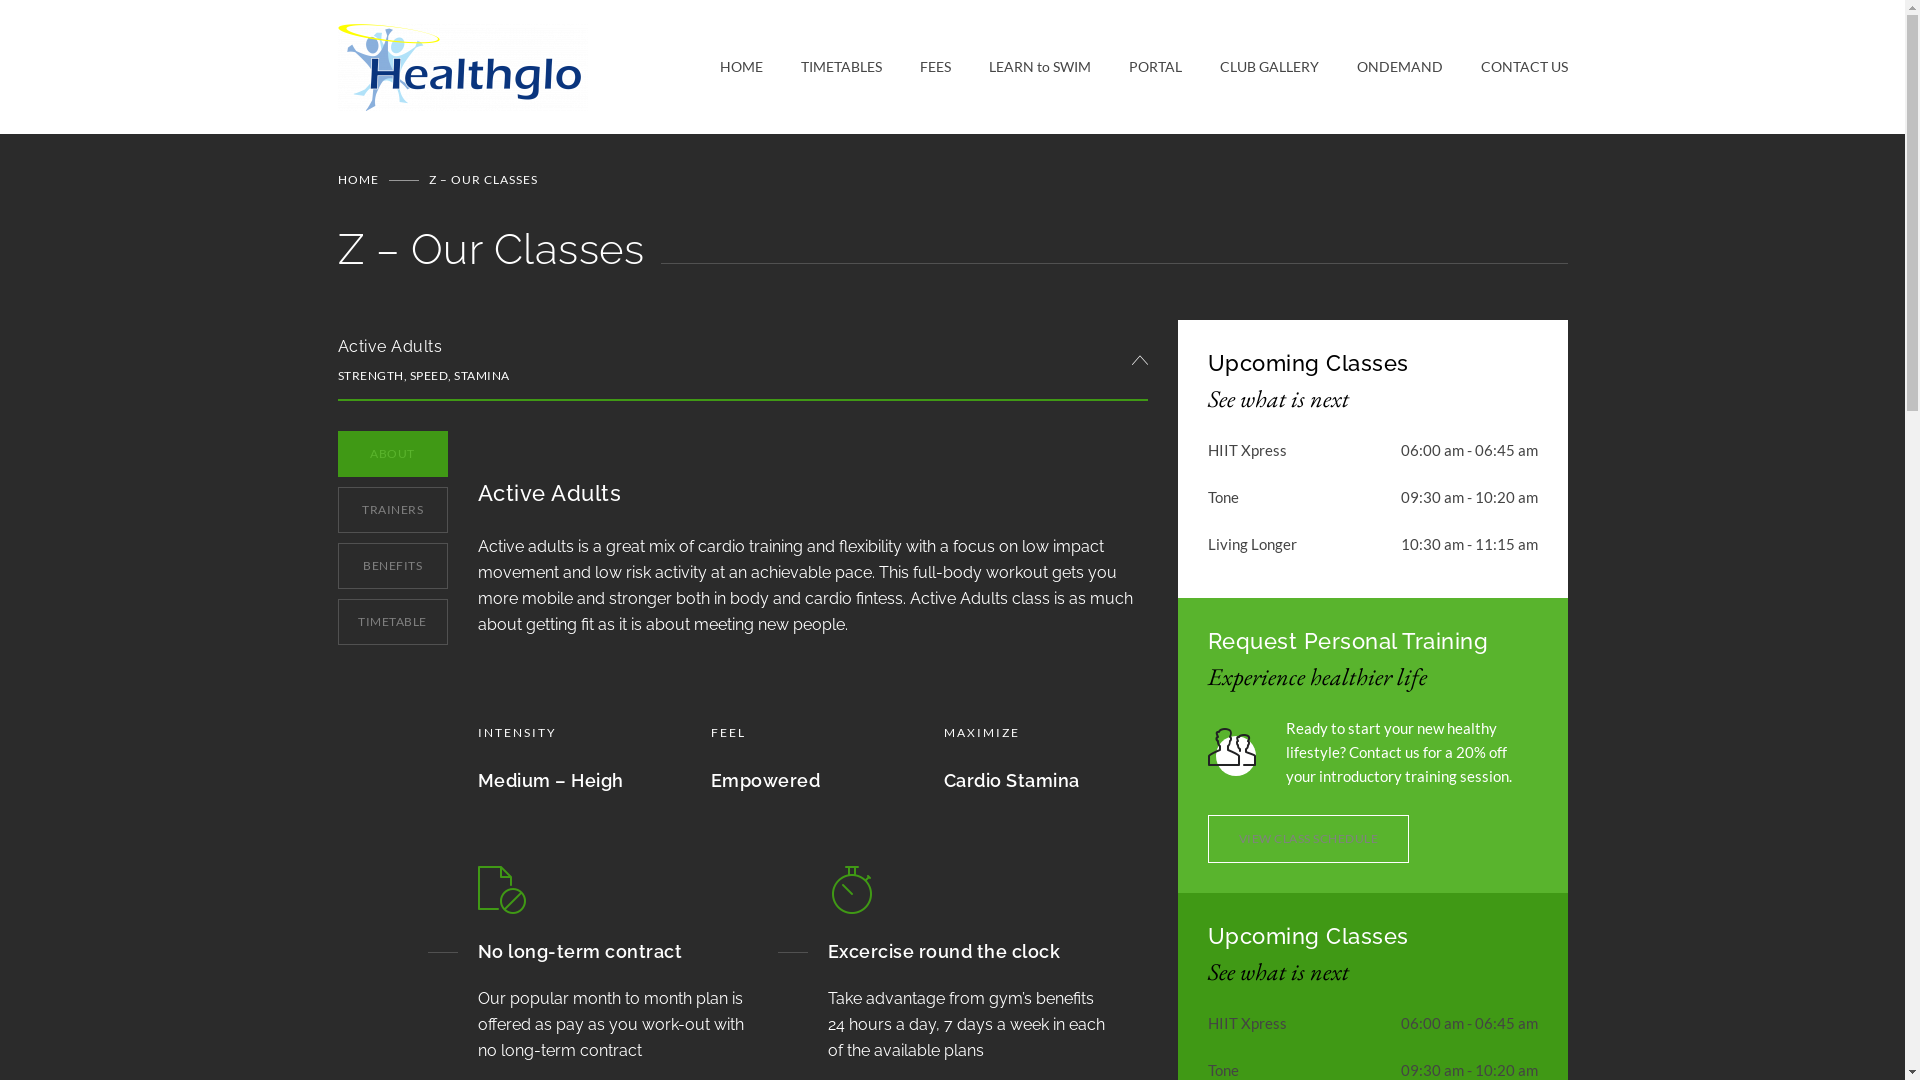 The height and width of the screenshot is (1080, 1920). I want to click on 'FEES', so click(915, 65).